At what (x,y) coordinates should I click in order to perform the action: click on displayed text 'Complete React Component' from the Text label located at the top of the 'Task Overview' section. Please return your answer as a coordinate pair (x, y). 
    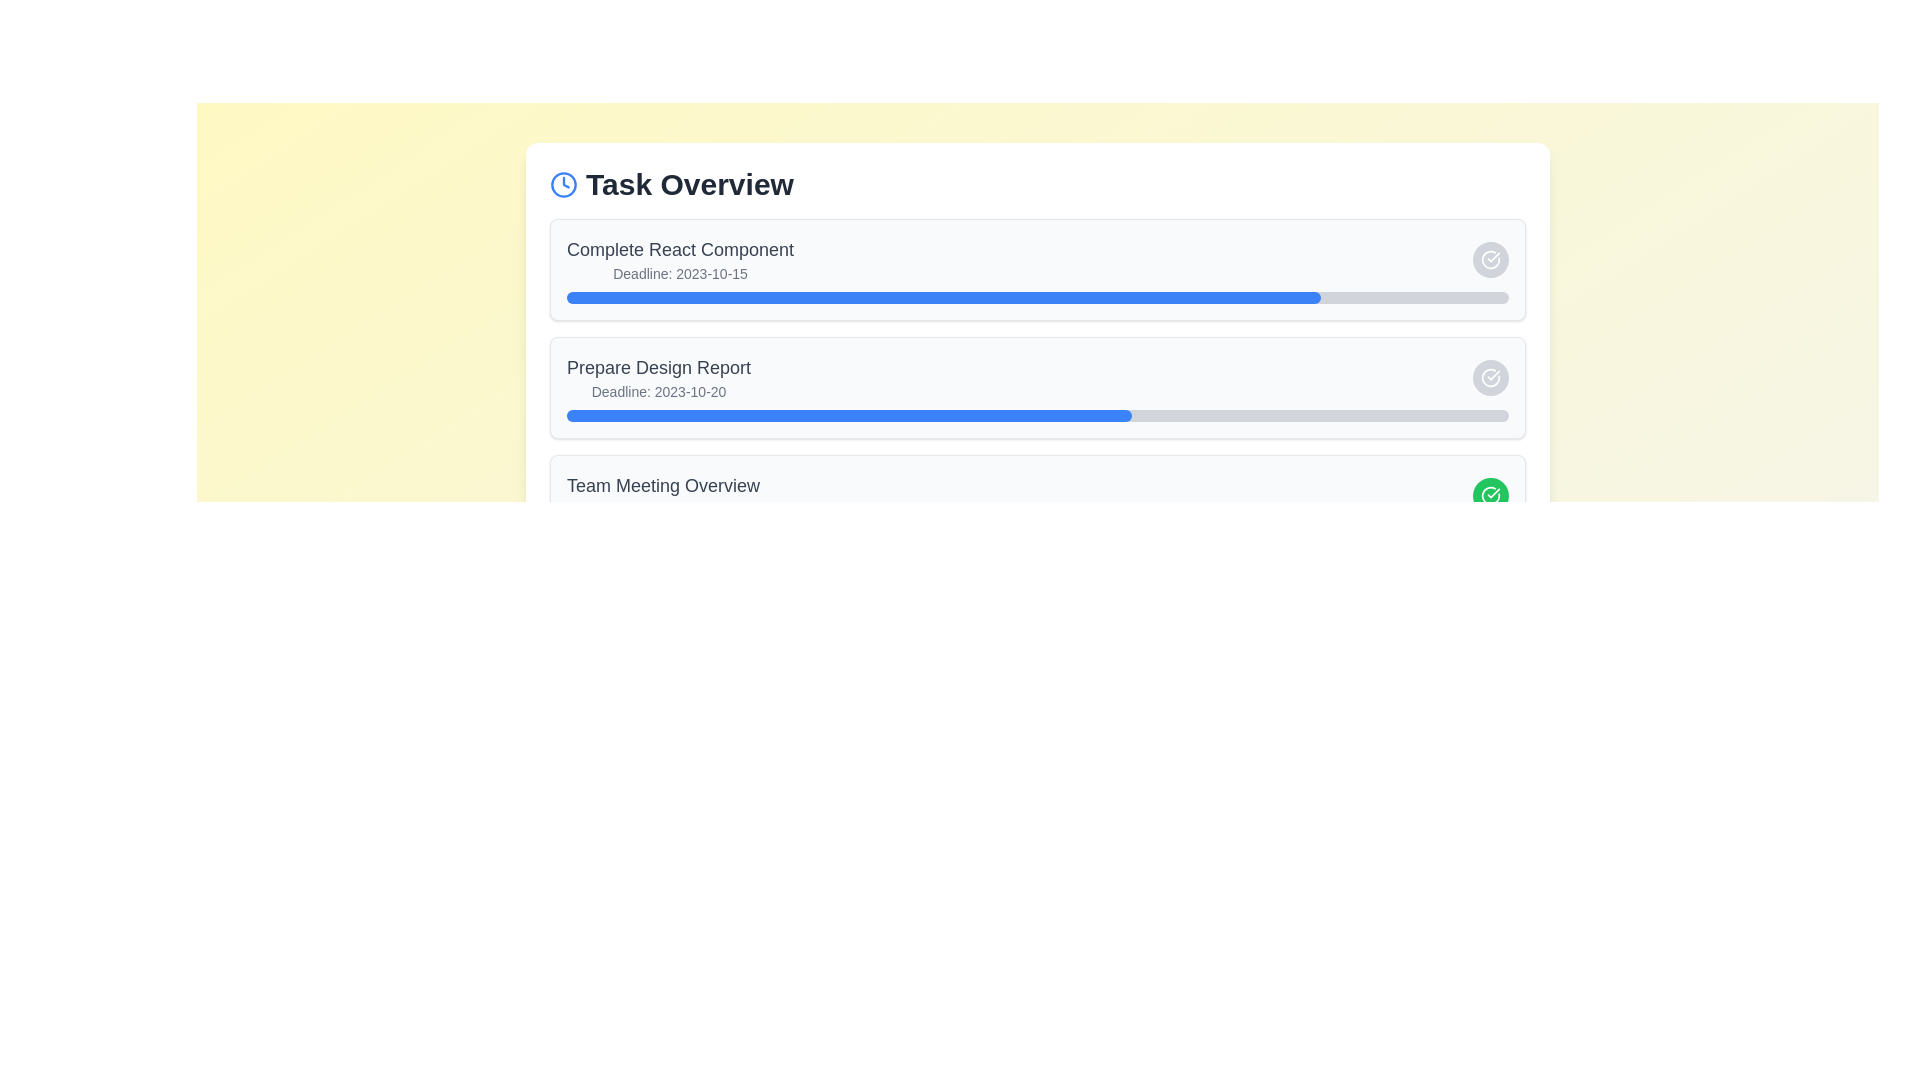
    Looking at the image, I should click on (680, 258).